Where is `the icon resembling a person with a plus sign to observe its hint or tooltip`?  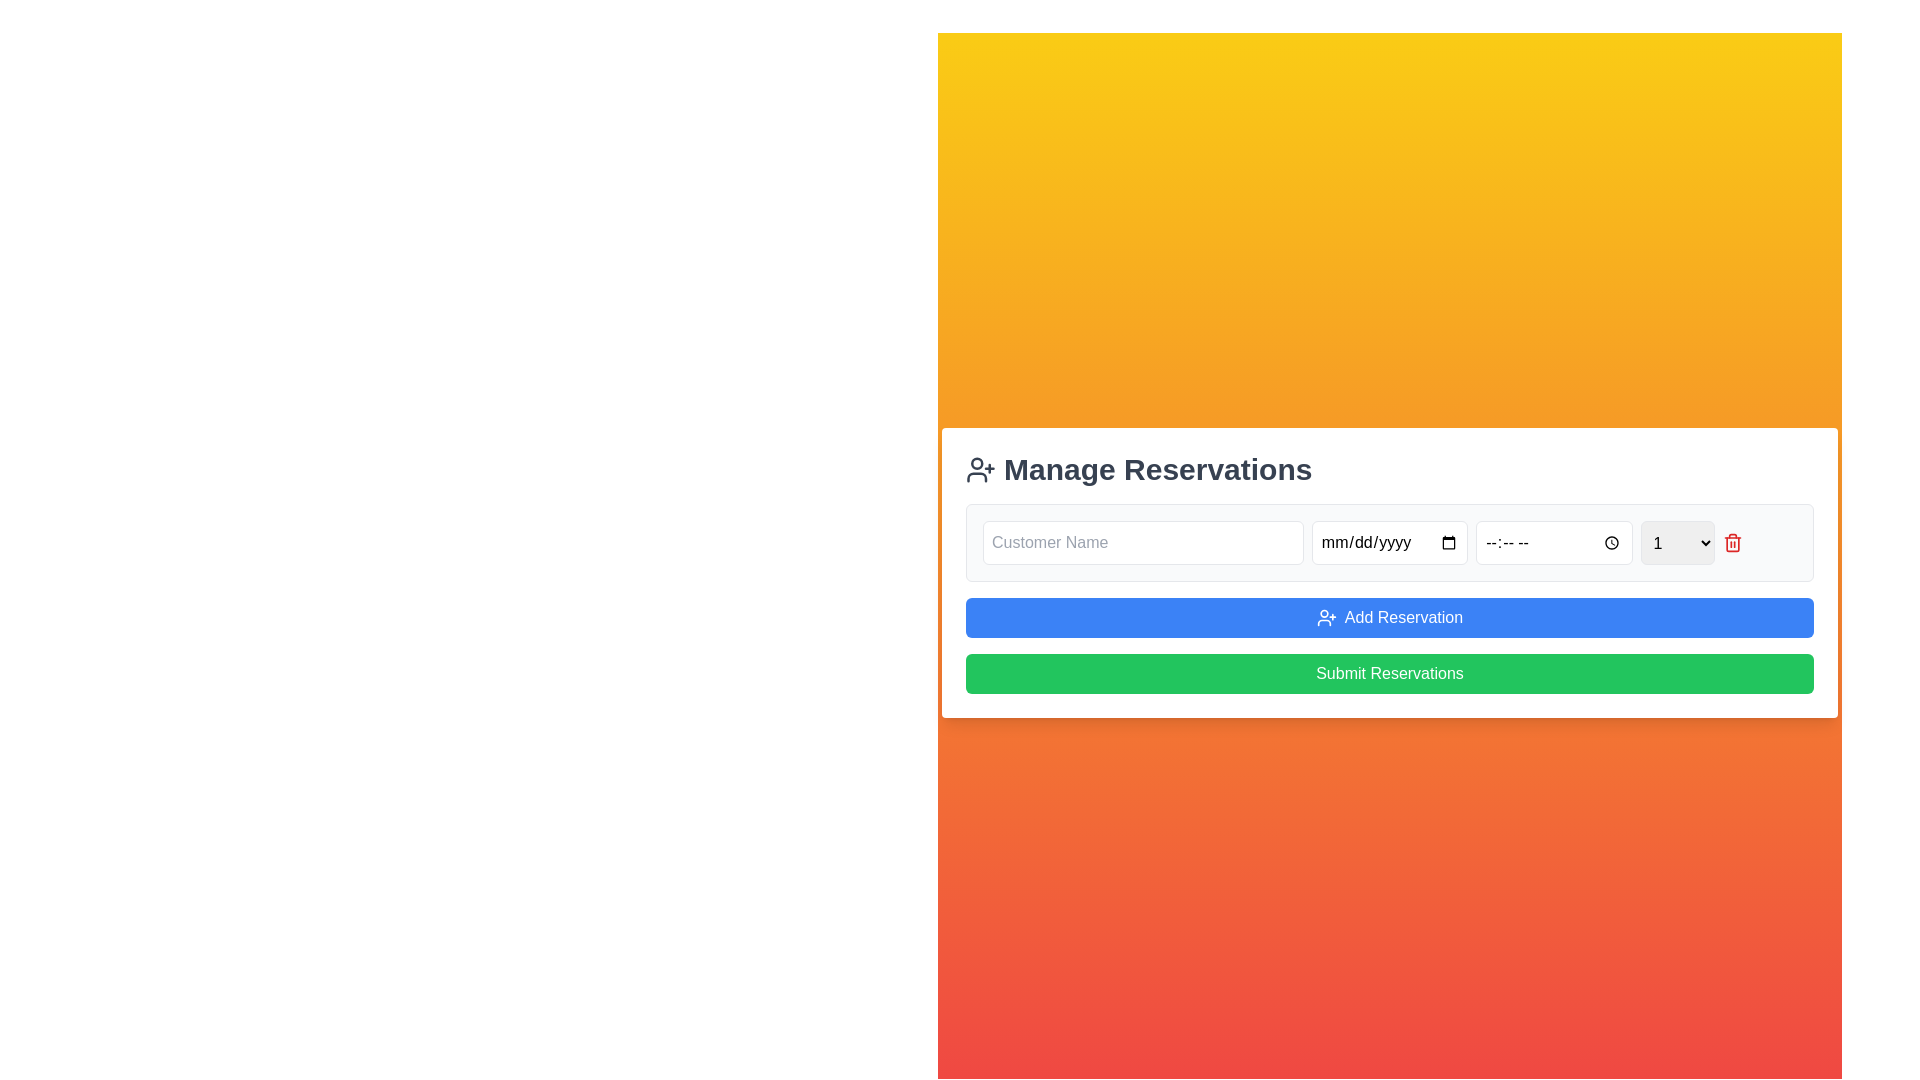
the icon resembling a person with a plus sign to observe its hint or tooltip is located at coordinates (980, 470).